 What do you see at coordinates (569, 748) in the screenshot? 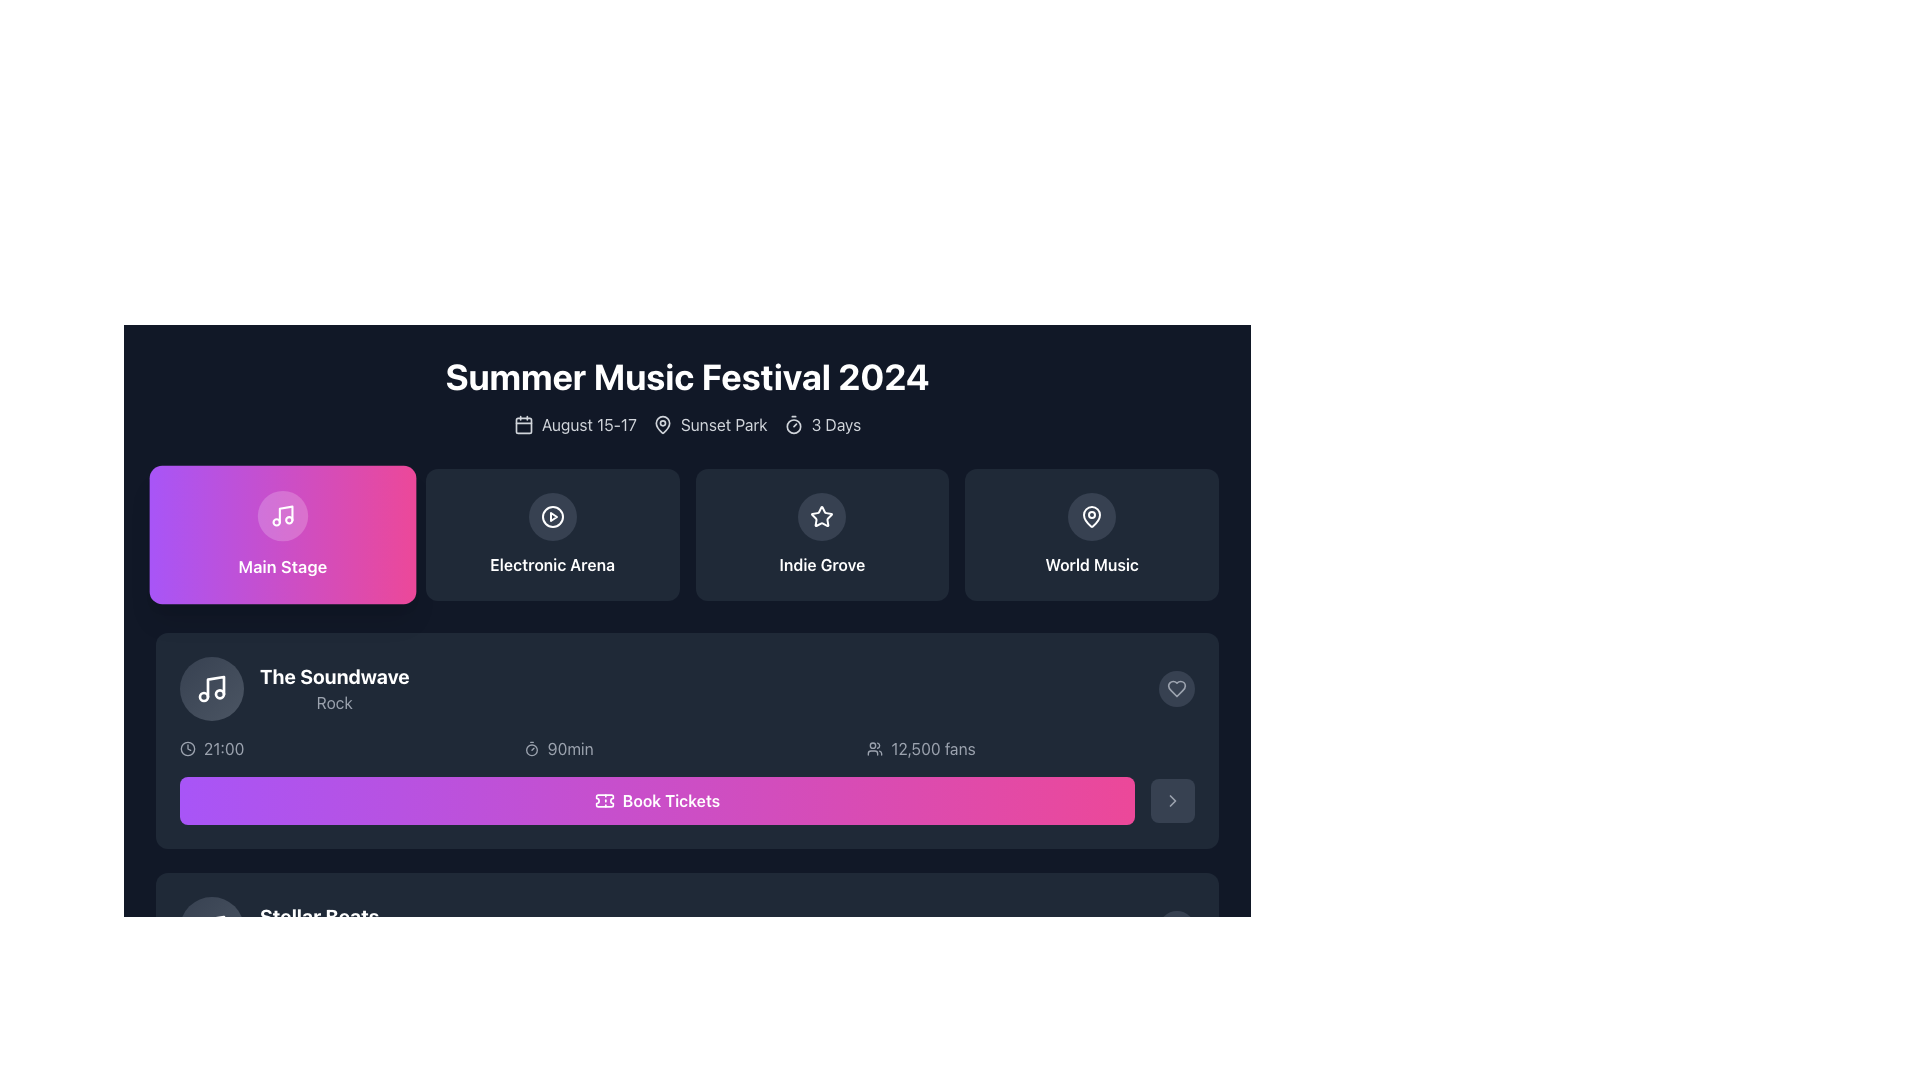
I see `text label displaying '90min' in light gray font, positioned next to the timer icon in the lower central section of 'The Soundwave' music event entry` at bounding box center [569, 748].